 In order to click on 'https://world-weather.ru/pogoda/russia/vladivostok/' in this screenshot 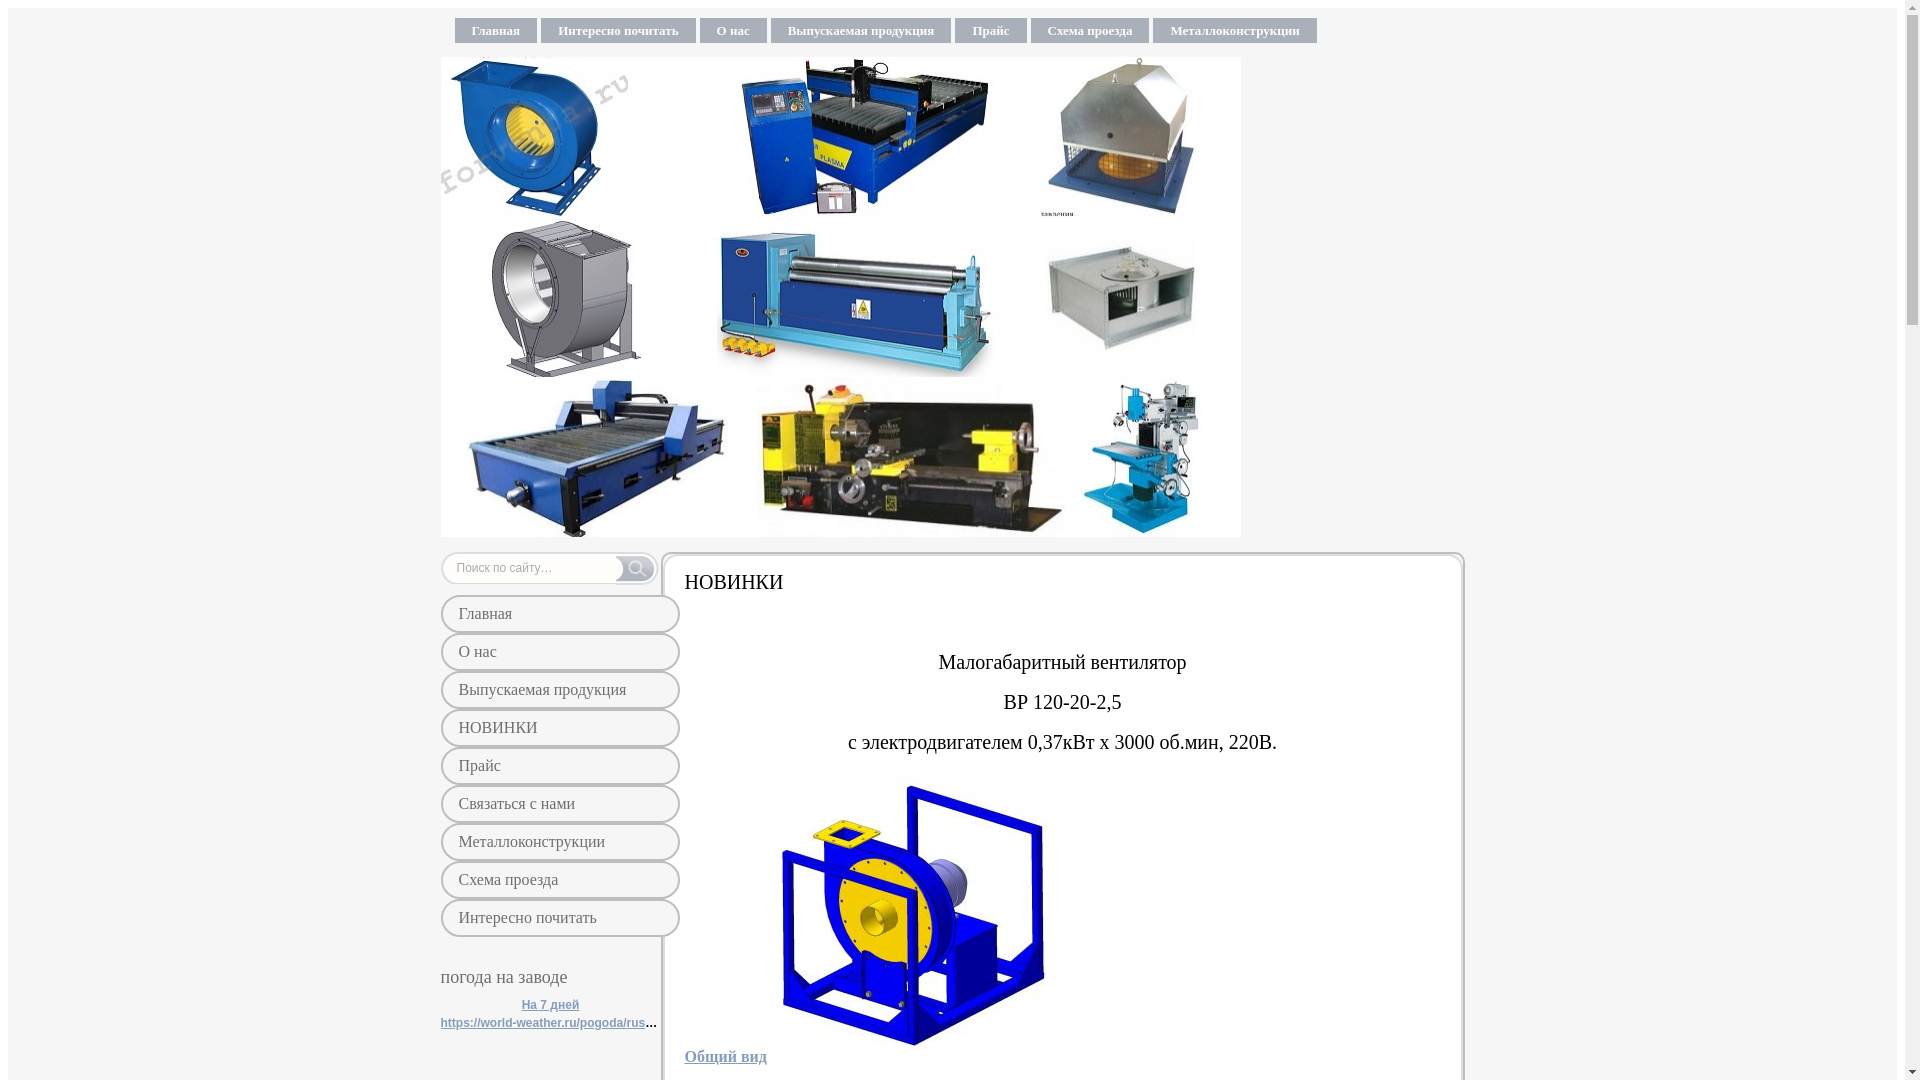, I will do `click(585, 1022)`.